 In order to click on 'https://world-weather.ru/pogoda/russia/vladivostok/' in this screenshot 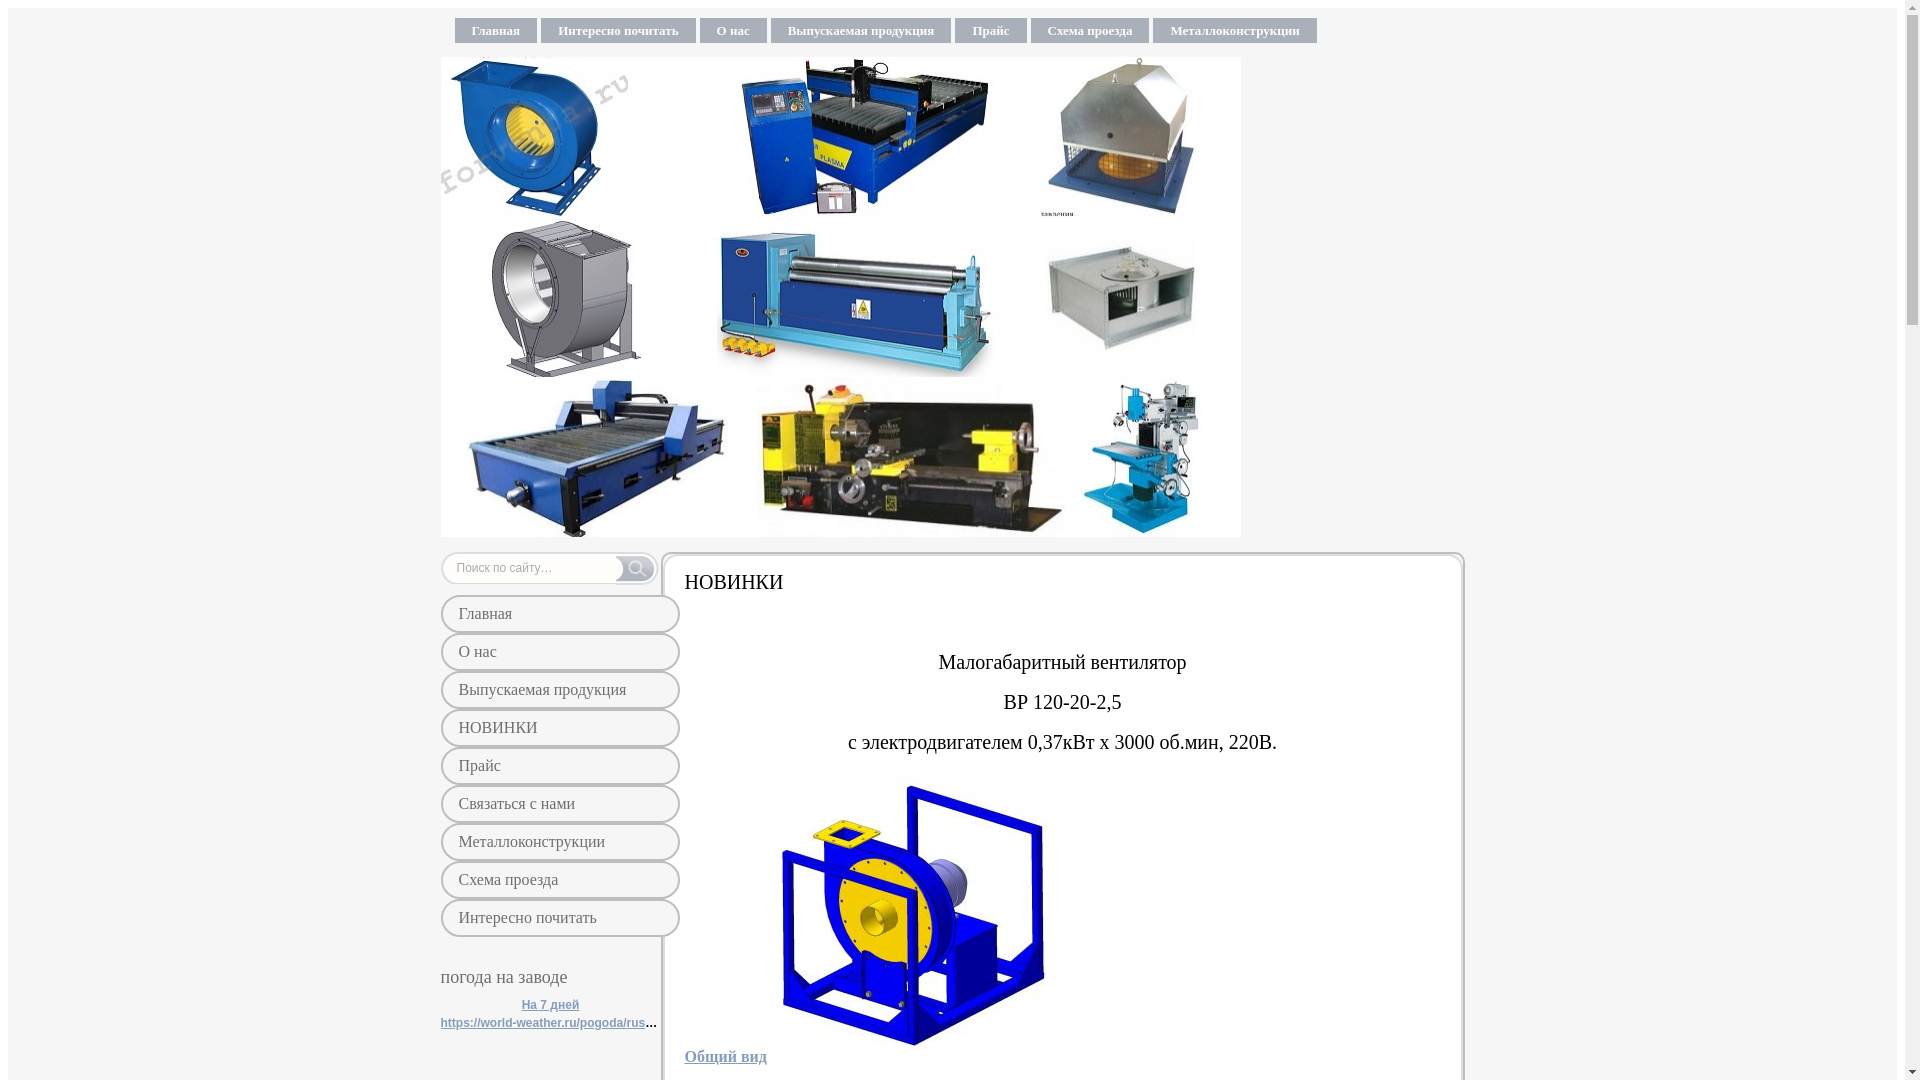, I will do `click(585, 1022)`.